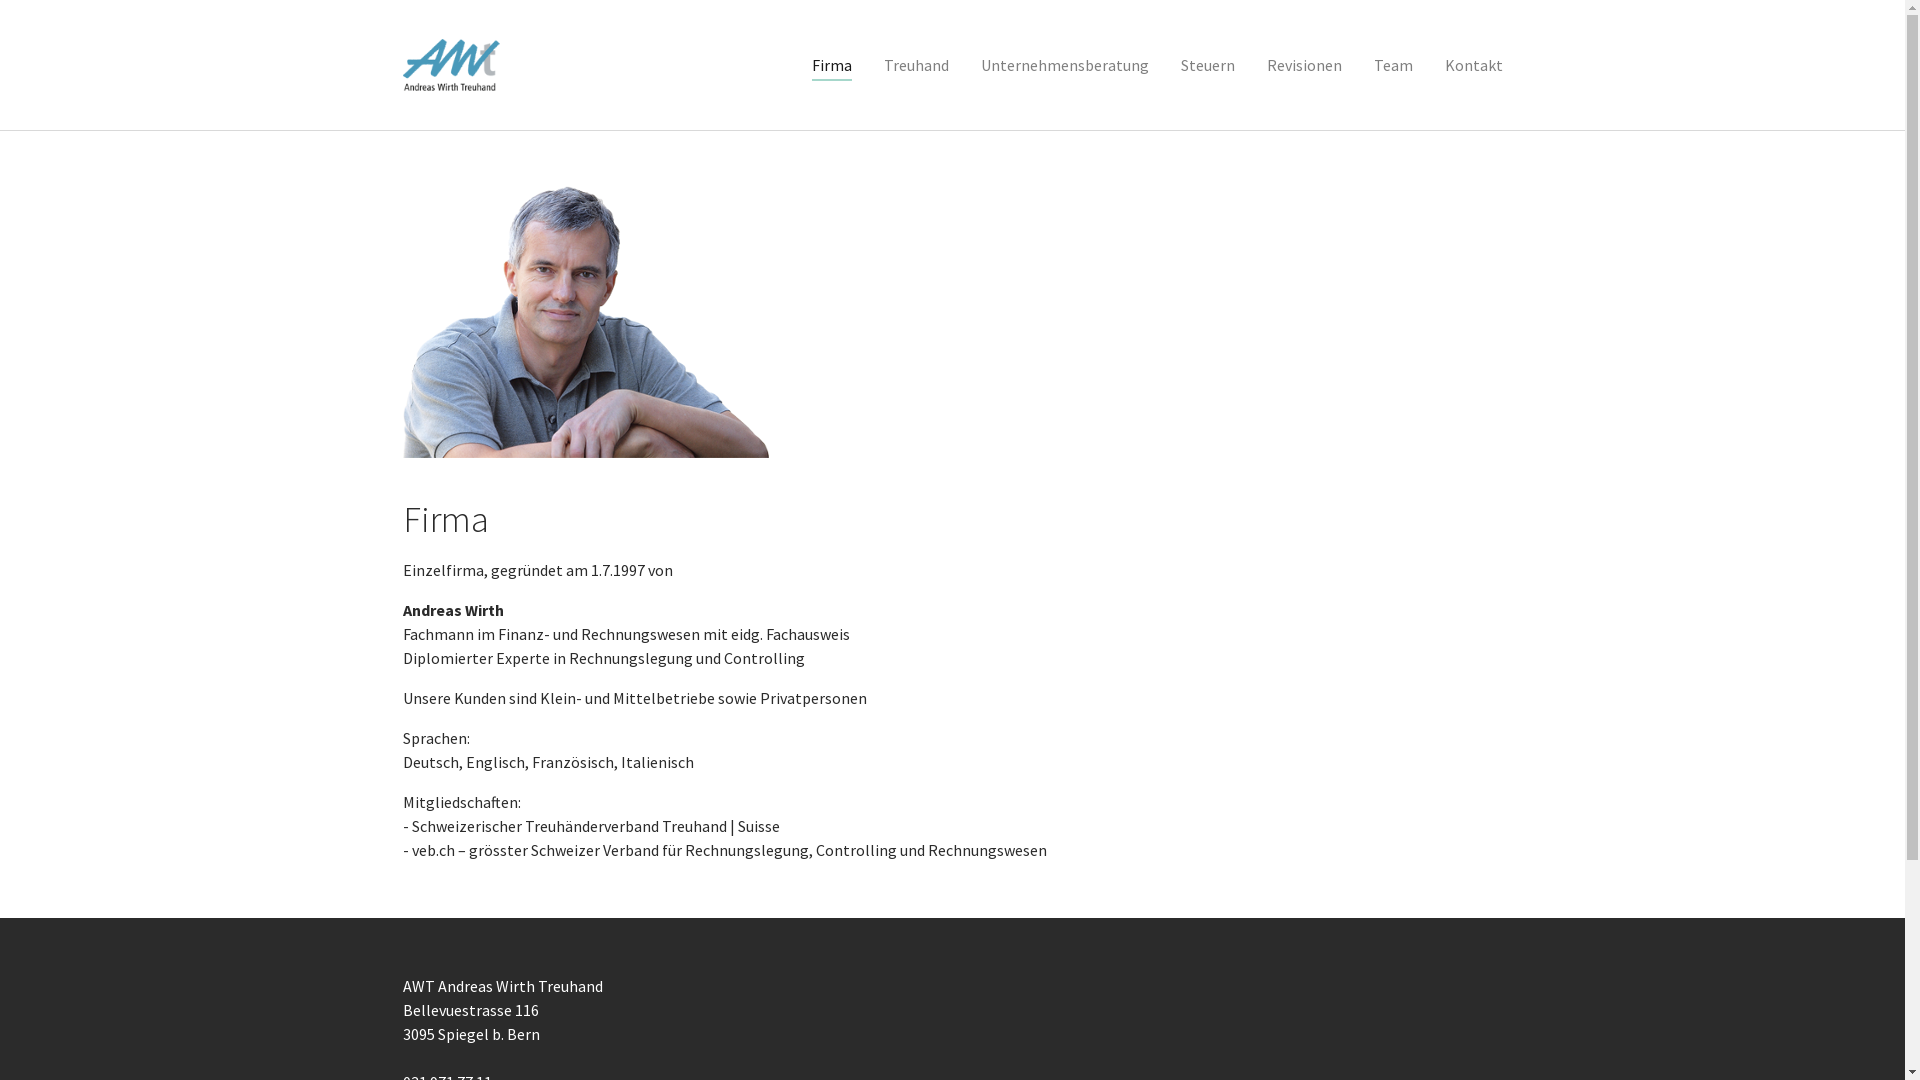 This screenshot has height=1080, width=1920. Describe the element at coordinates (964, 64) in the screenshot. I see `'Unternehmensberatung'` at that location.